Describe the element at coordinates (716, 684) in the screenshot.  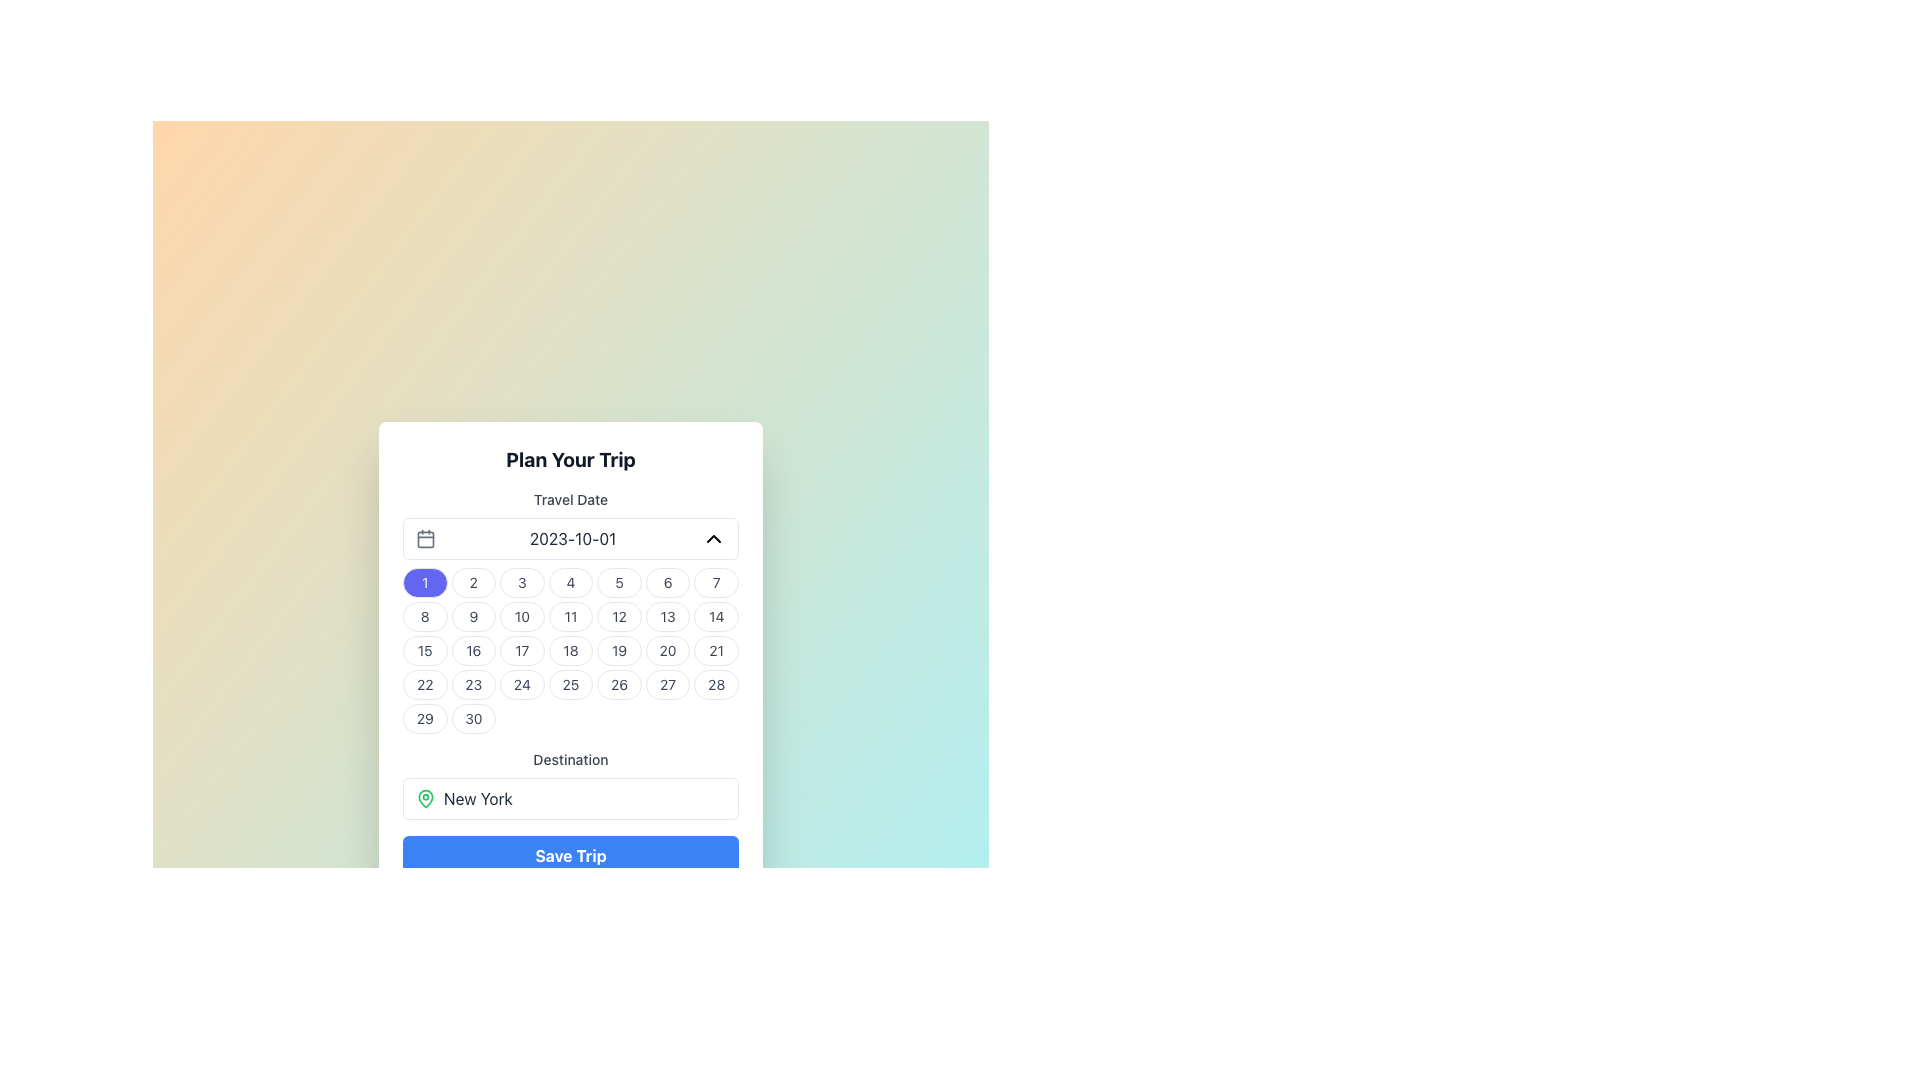
I see `the rounded button displaying the number '28' in the calendar interface` at that location.